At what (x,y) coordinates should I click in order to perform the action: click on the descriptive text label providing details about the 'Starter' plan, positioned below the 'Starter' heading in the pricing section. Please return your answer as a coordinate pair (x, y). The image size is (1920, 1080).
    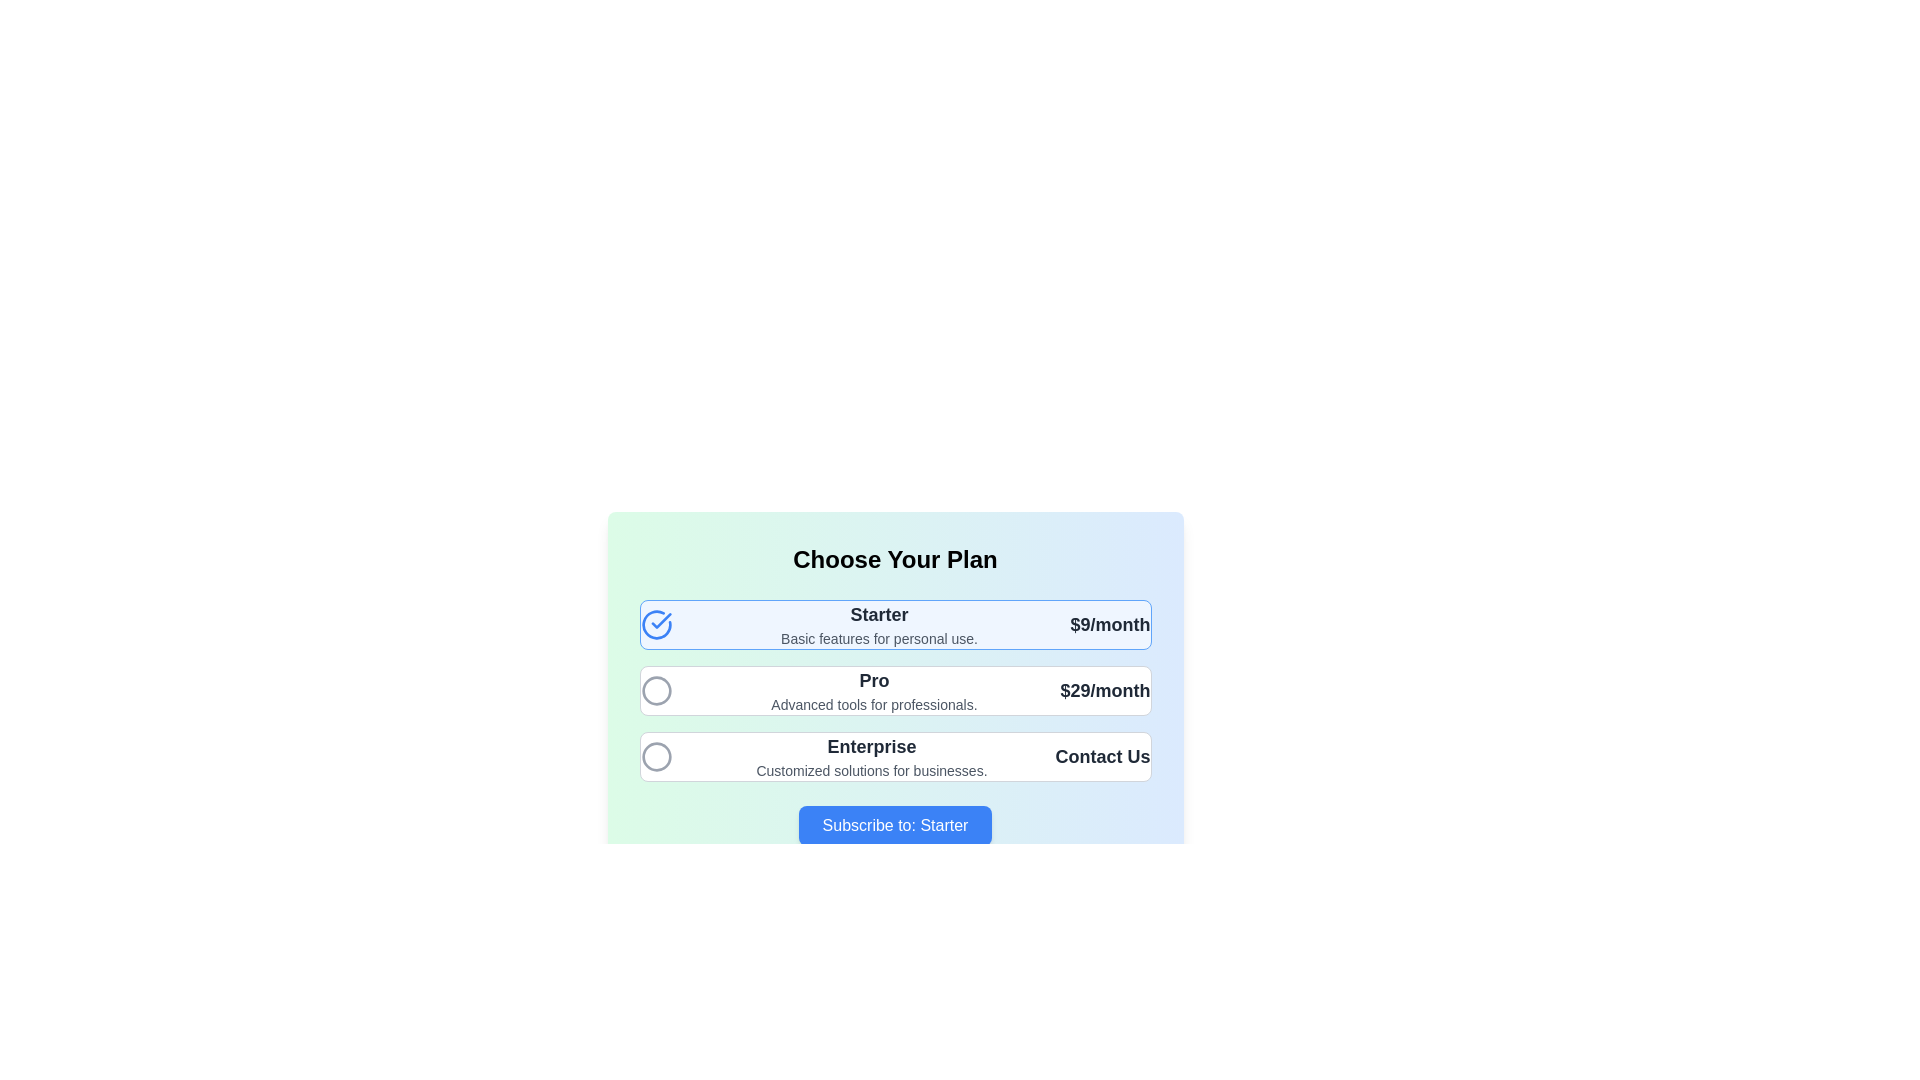
    Looking at the image, I should click on (879, 639).